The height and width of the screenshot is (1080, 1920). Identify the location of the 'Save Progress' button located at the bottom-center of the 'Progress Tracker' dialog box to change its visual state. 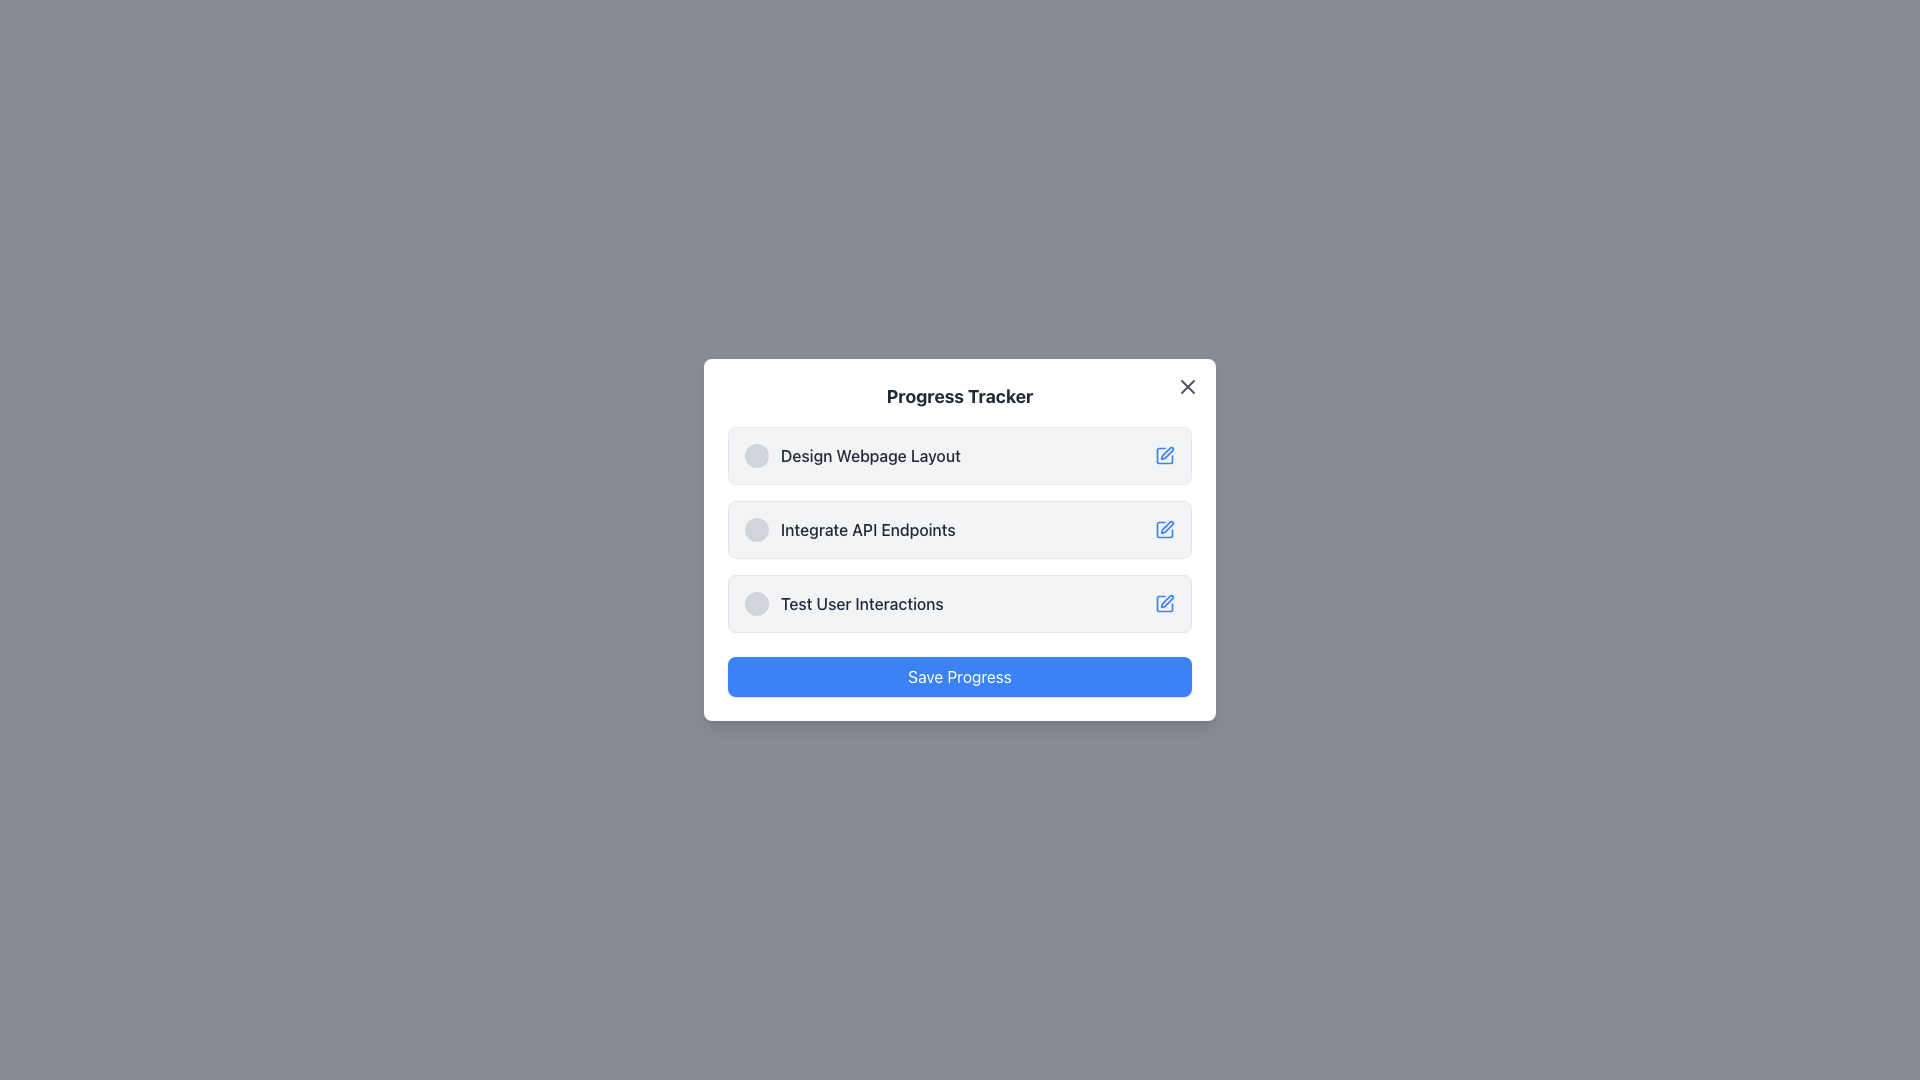
(960, 676).